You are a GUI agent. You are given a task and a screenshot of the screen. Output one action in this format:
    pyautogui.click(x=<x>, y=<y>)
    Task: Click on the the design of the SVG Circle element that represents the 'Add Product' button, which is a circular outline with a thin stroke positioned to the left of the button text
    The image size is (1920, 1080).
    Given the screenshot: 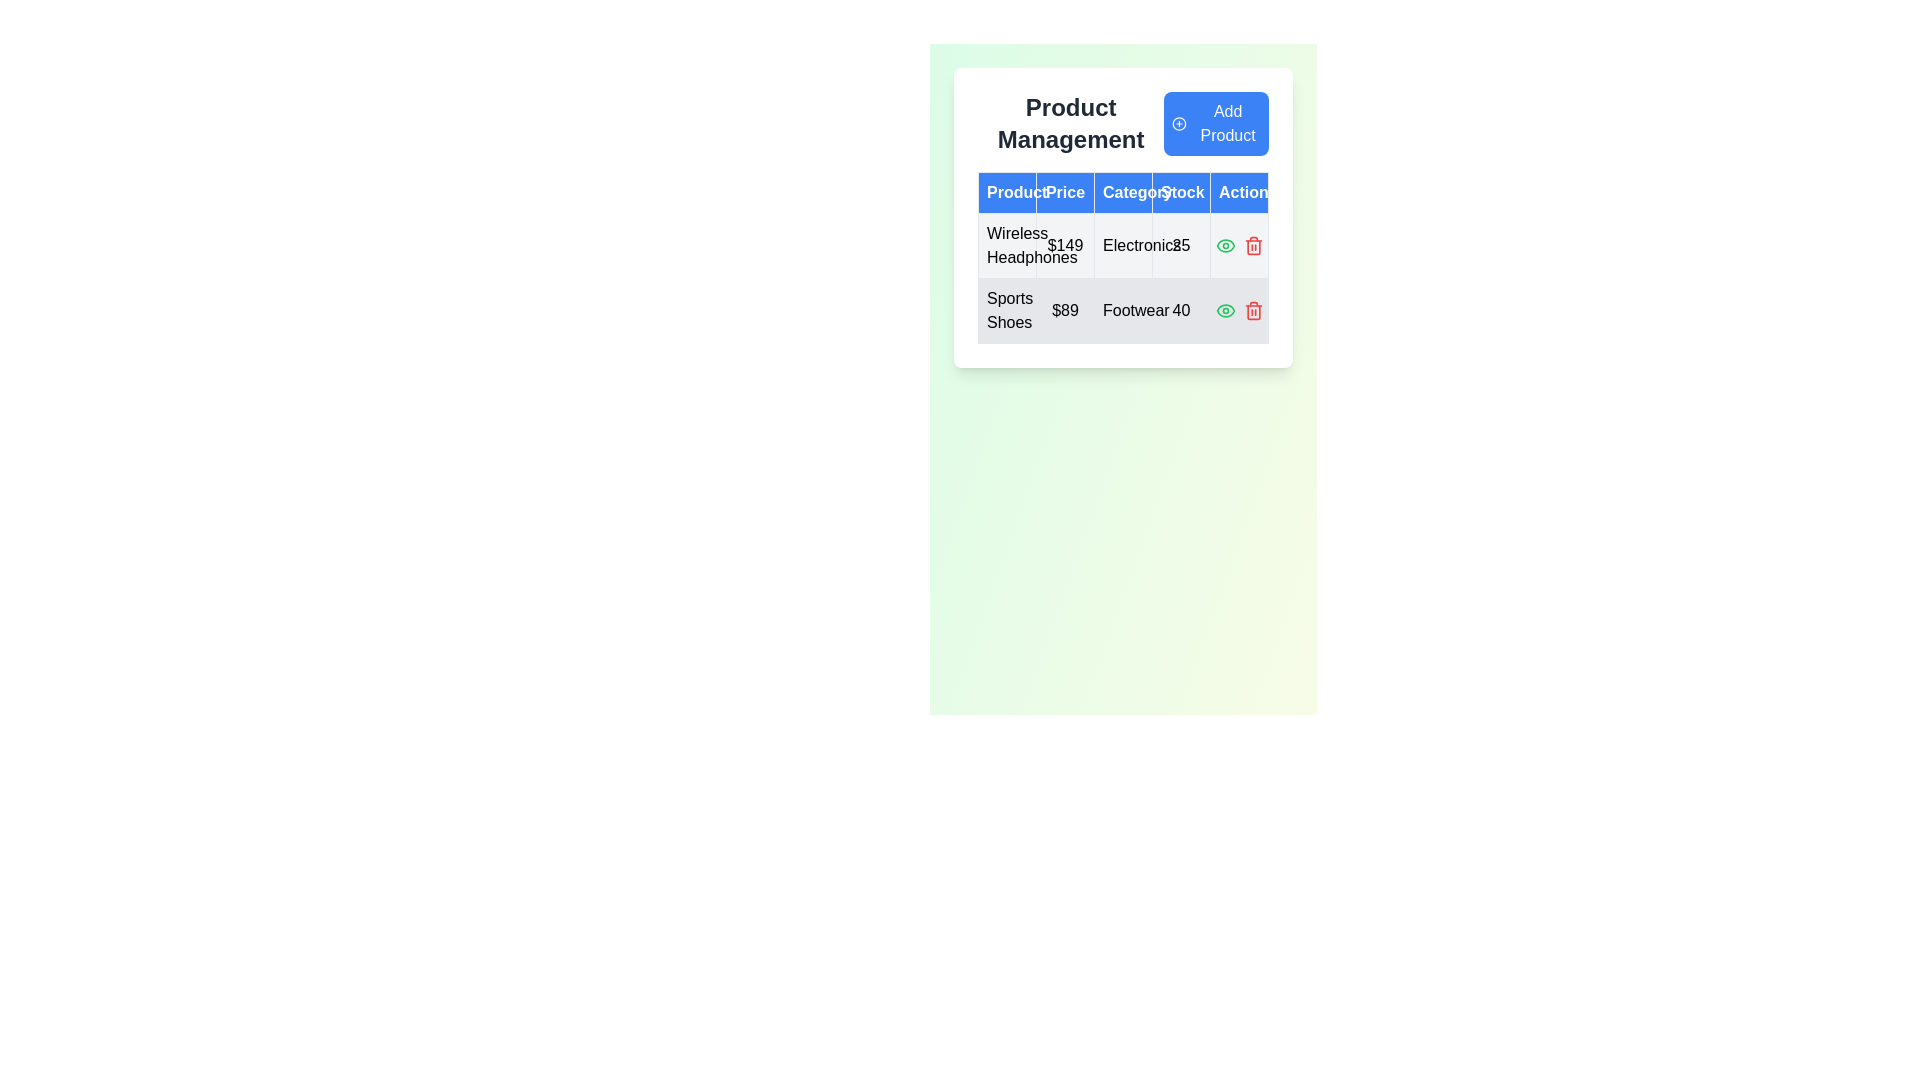 What is the action you would take?
    pyautogui.click(x=1179, y=123)
    